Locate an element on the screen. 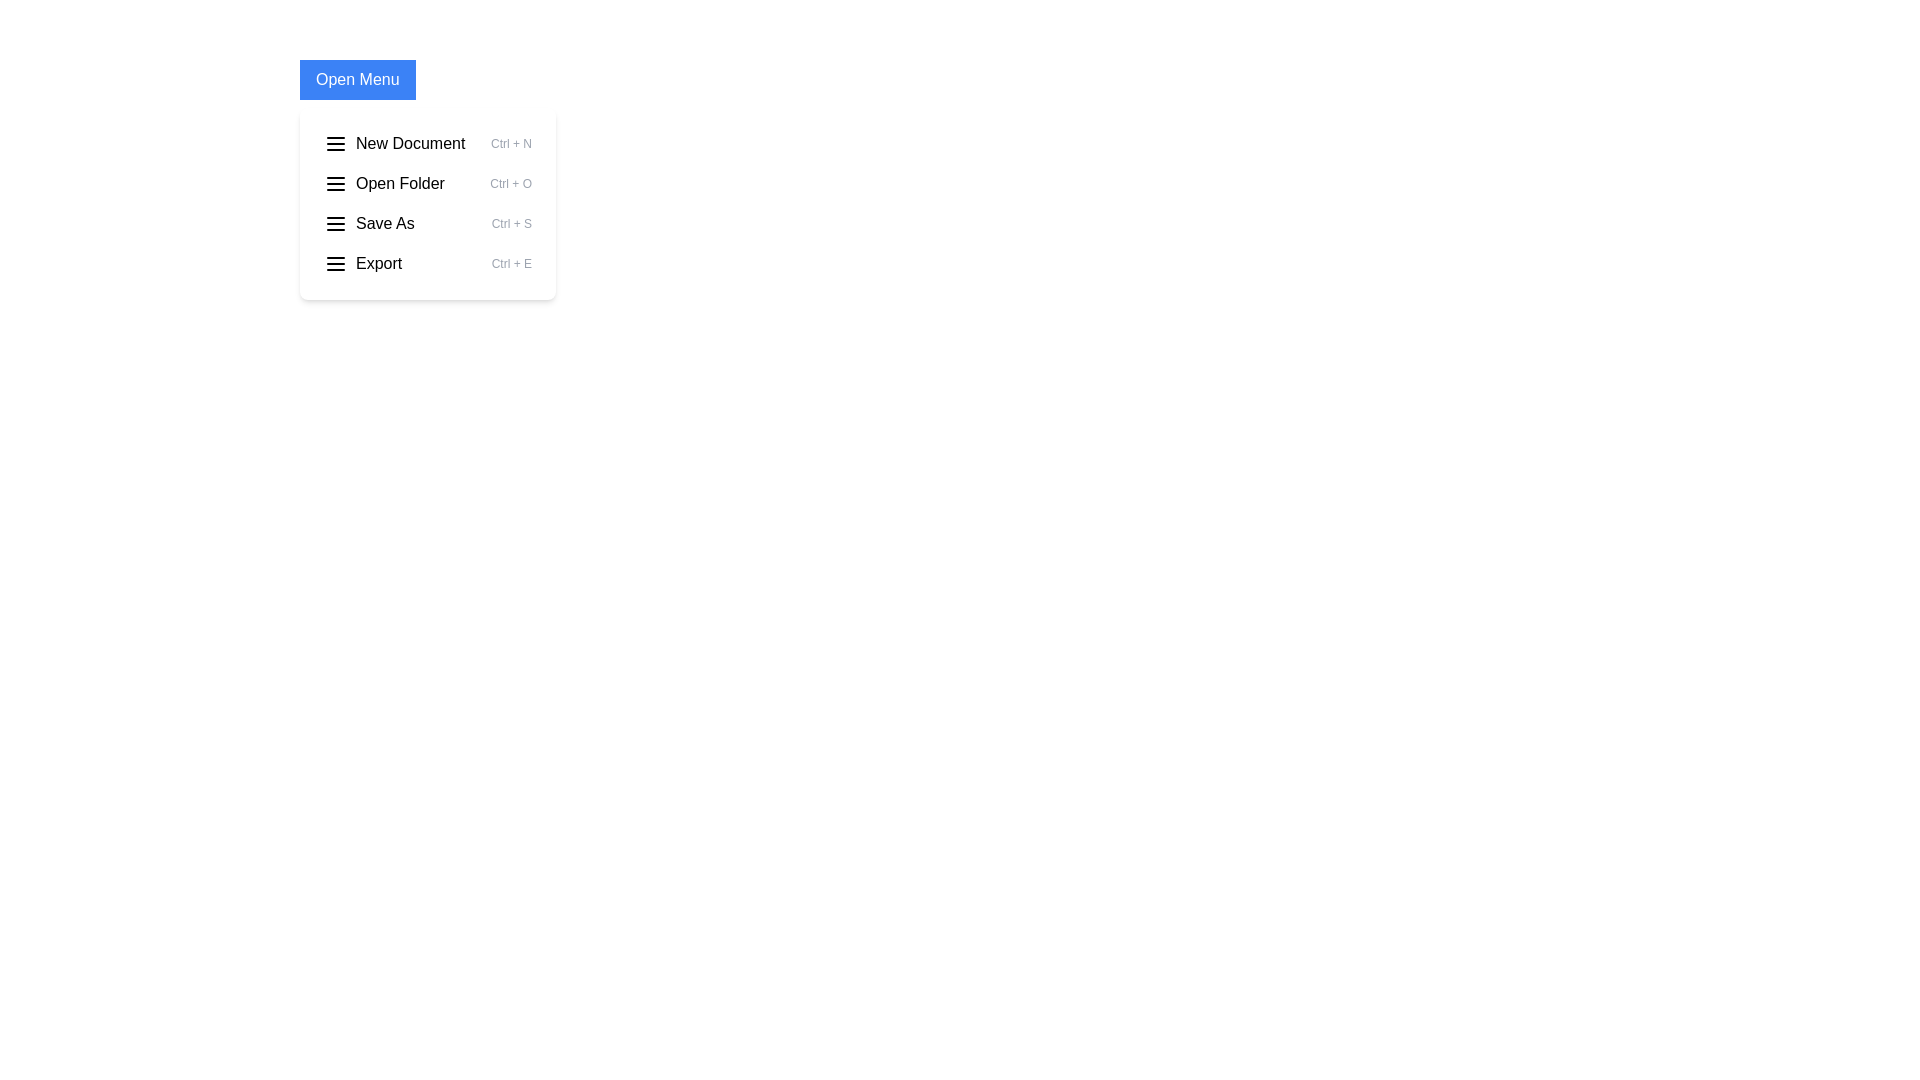  the first menu item labeled 'Create New Document' in the vertical list under 'Open Menu' is located at coordinates (394, 142).